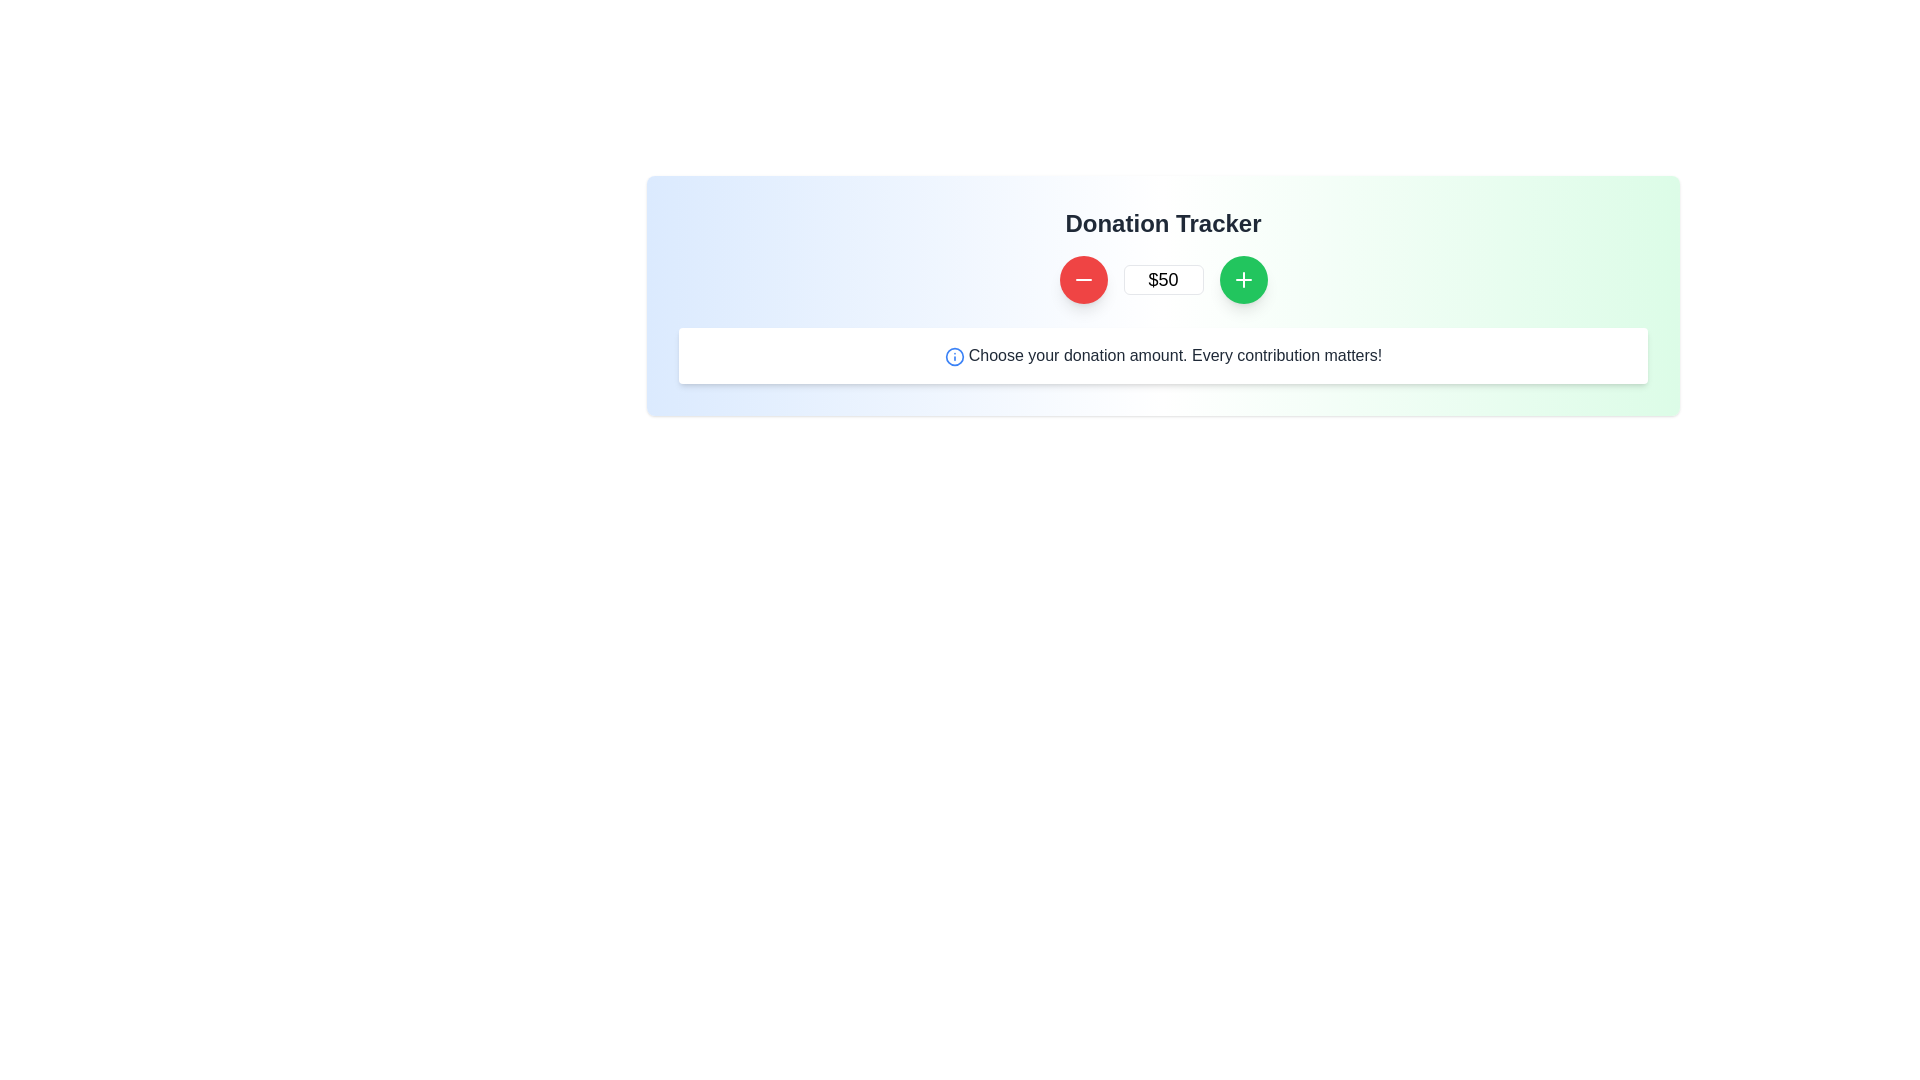 The height and width of the screenshot is (1080, 1920). Describe the element at coordinates (1082, 280) in the screenshot. I see `the circular red button with a white minus sign to decrease the donation amount in the Donation Tracker interface` at that location.